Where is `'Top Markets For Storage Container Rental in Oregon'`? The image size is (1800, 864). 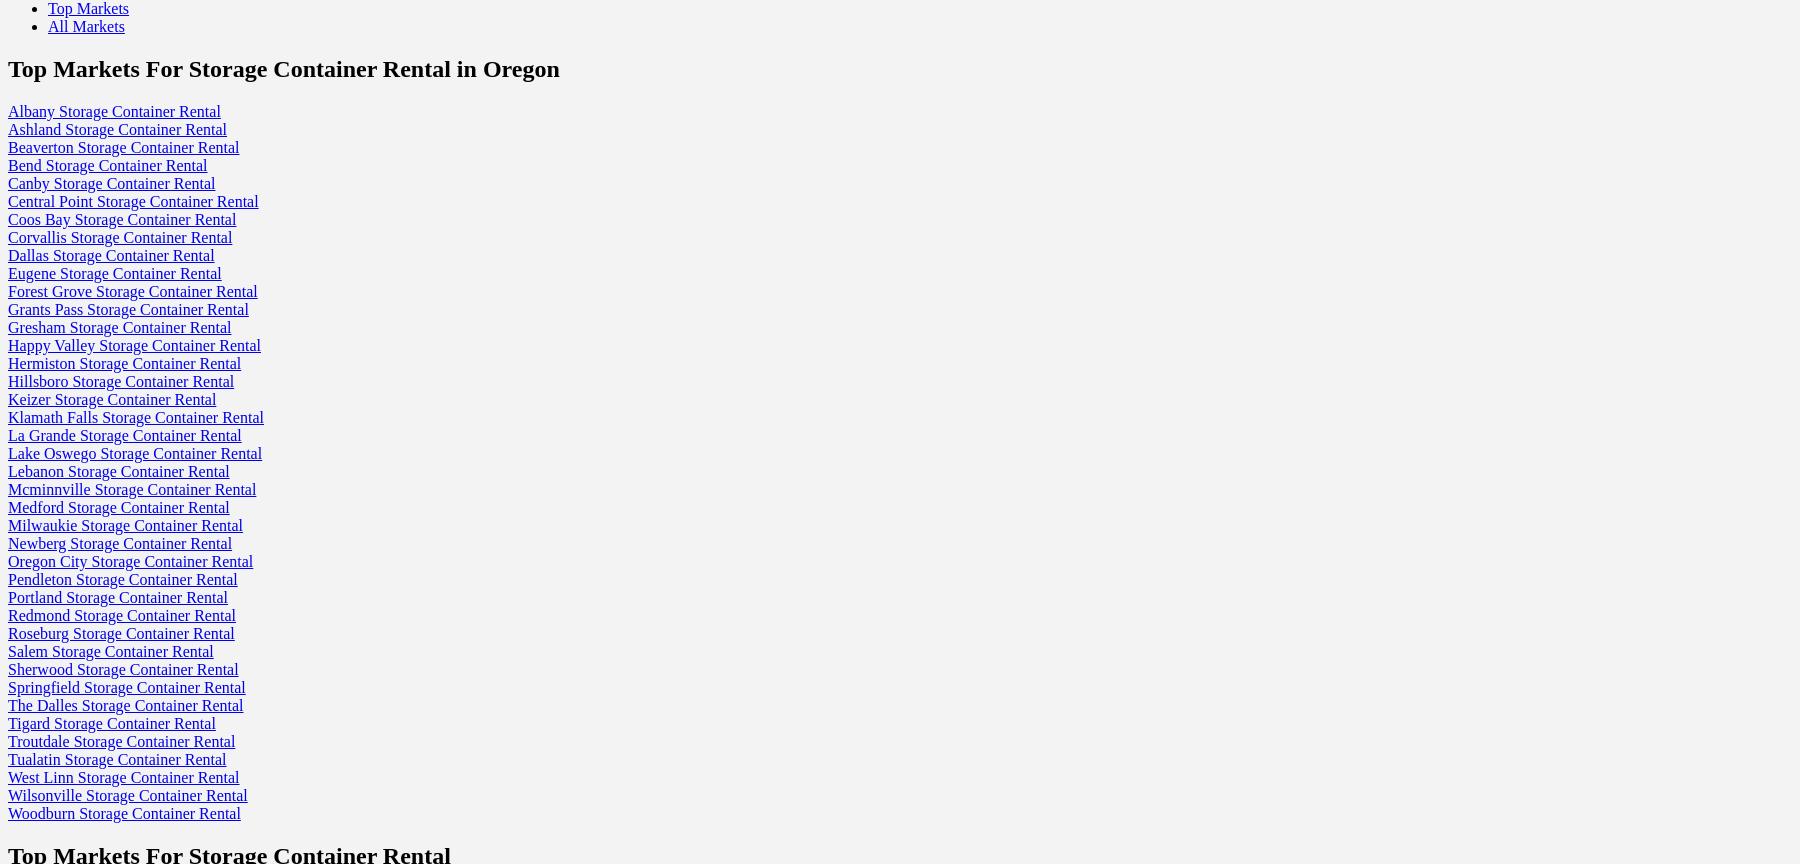 'Top Markets For Storage Container Rental in Oregon' is located at coordinates (282, 67).